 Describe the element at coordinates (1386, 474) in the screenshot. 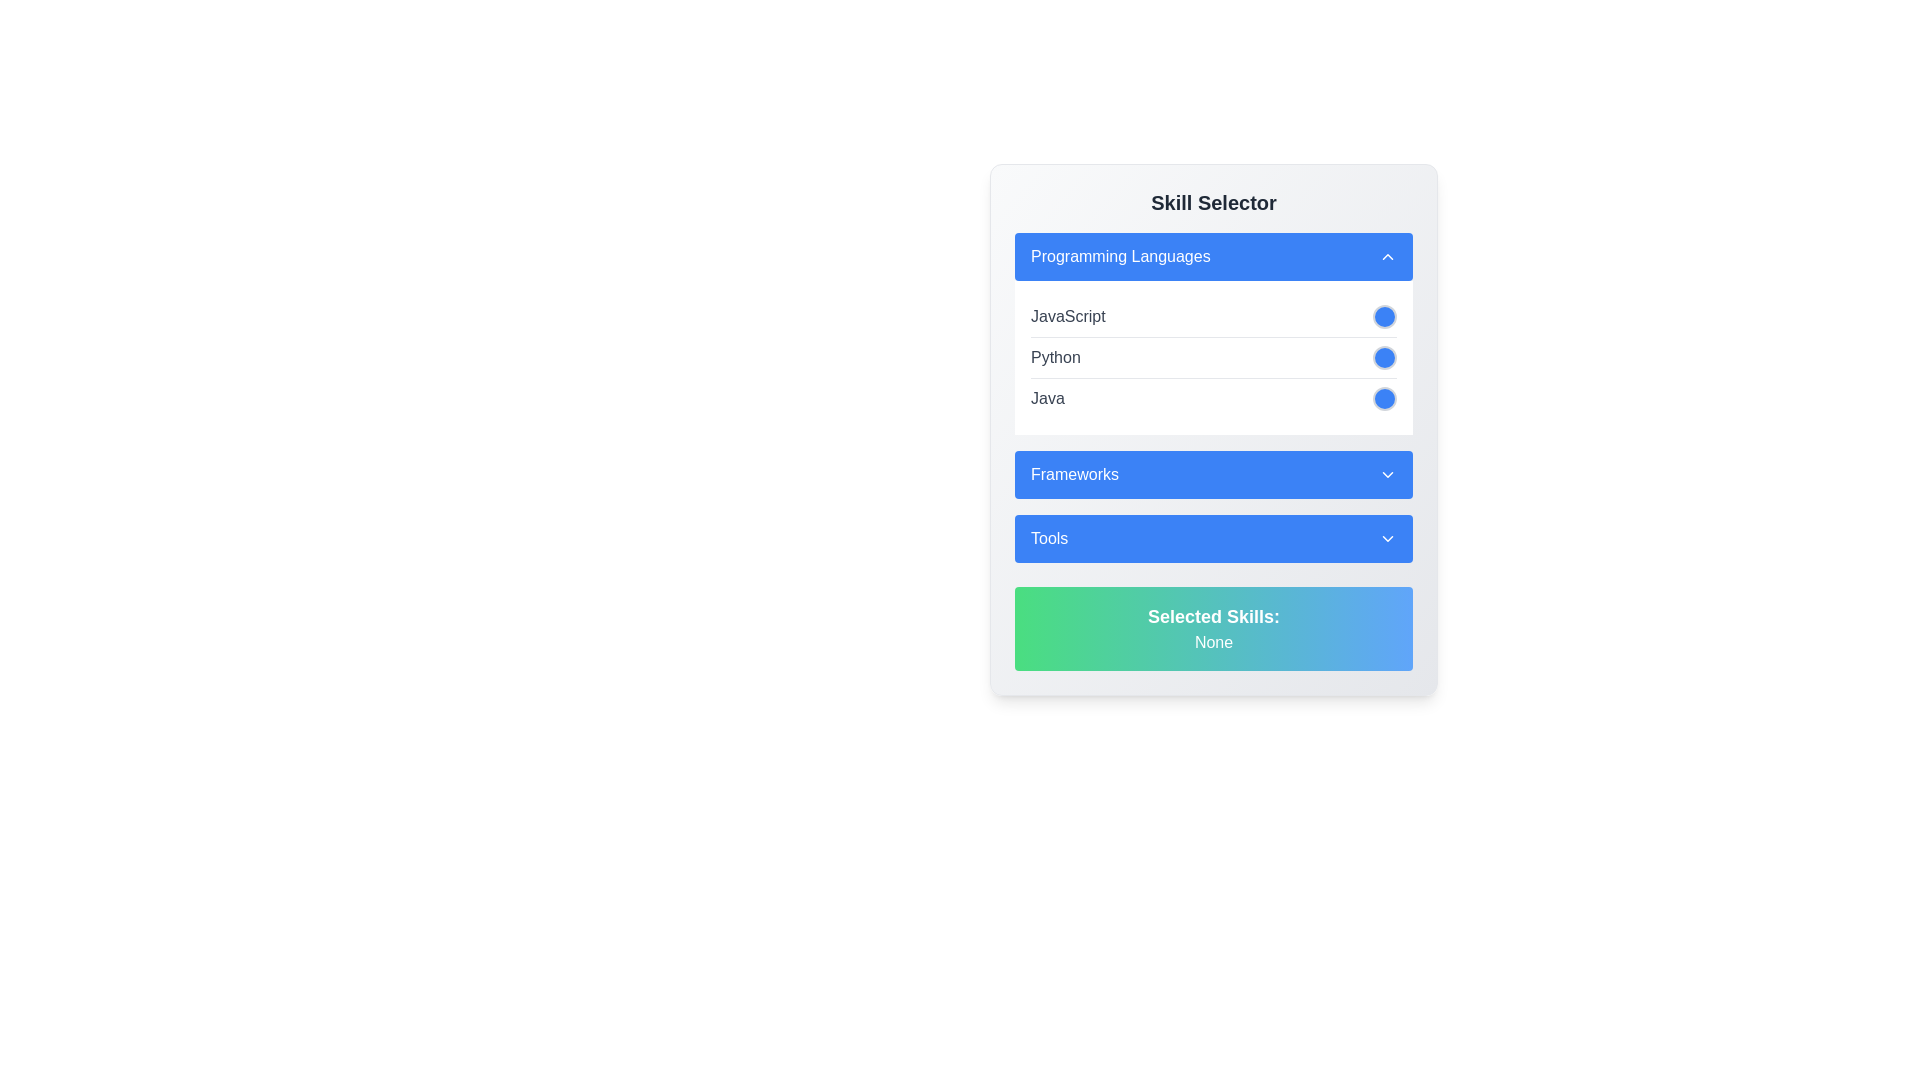

I see `the downward-pointing chevron icon located to the far right within the blue rectangular button labeled 'Frameworks'` at that location.